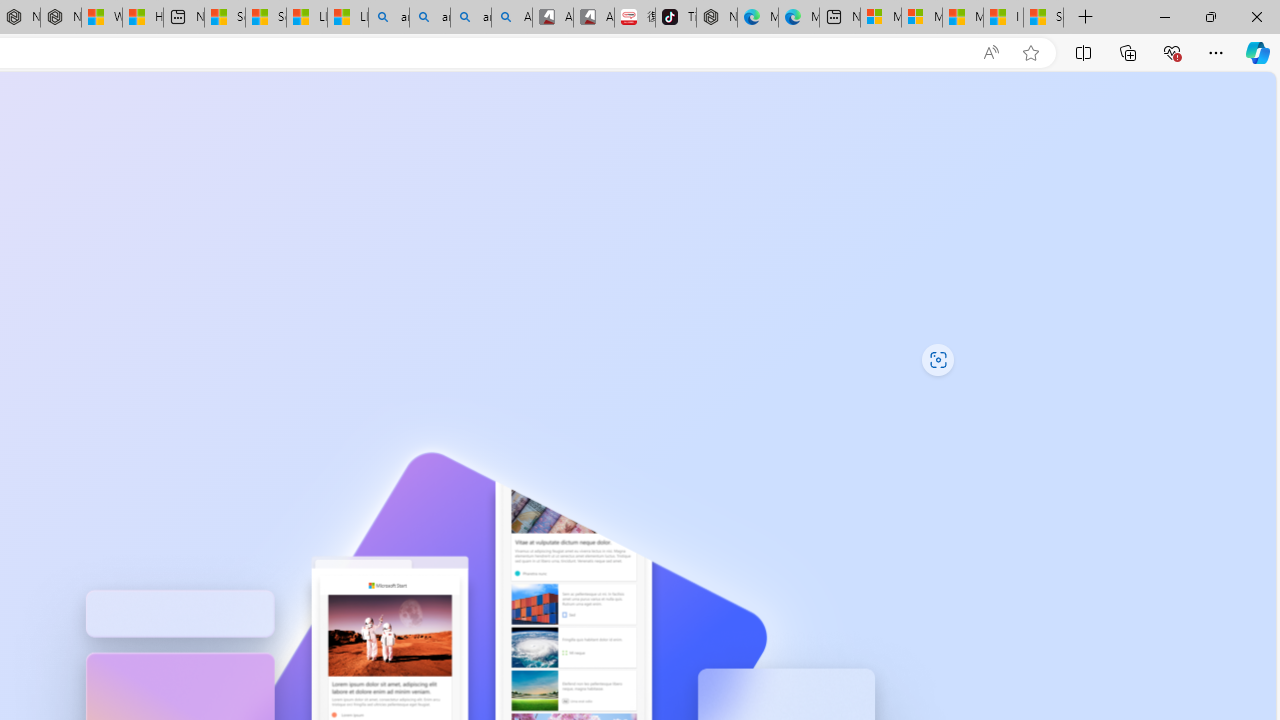  Describe the element at coordinates (60, 17) in the screenshot. I see `'Nordace - Summer Adventures 2024'` at that location.